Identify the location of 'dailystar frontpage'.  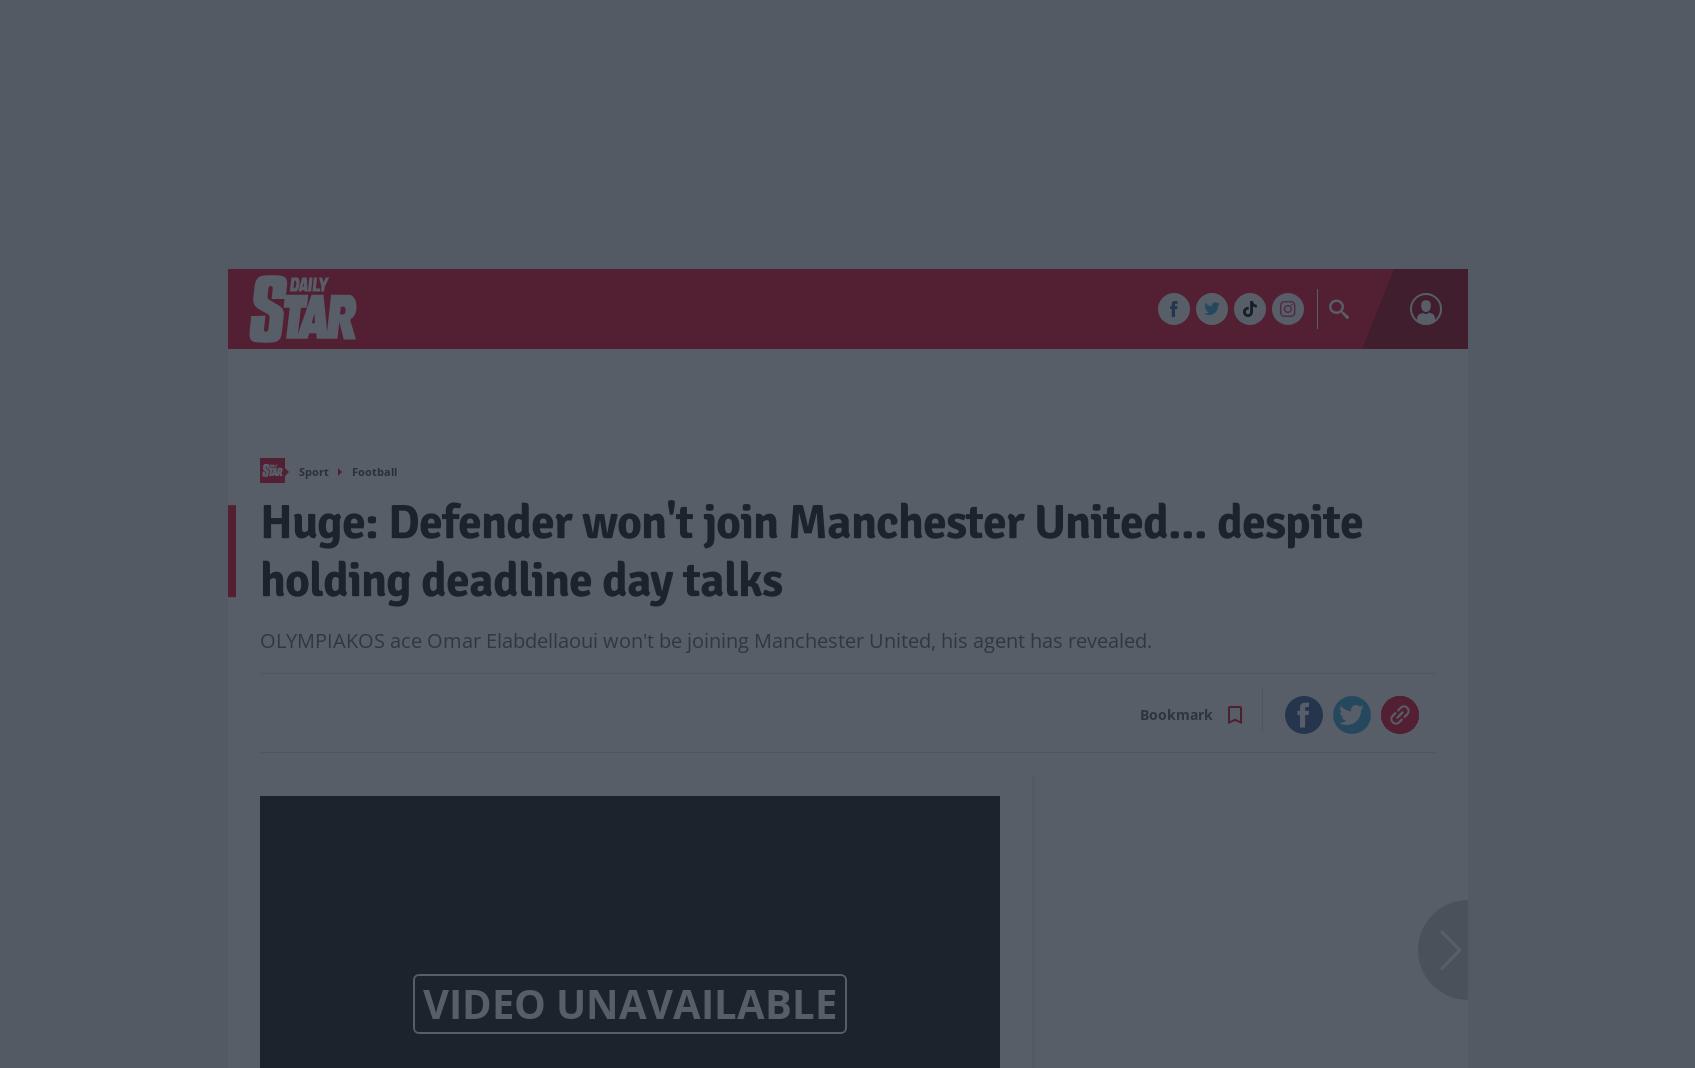
(295, 468).